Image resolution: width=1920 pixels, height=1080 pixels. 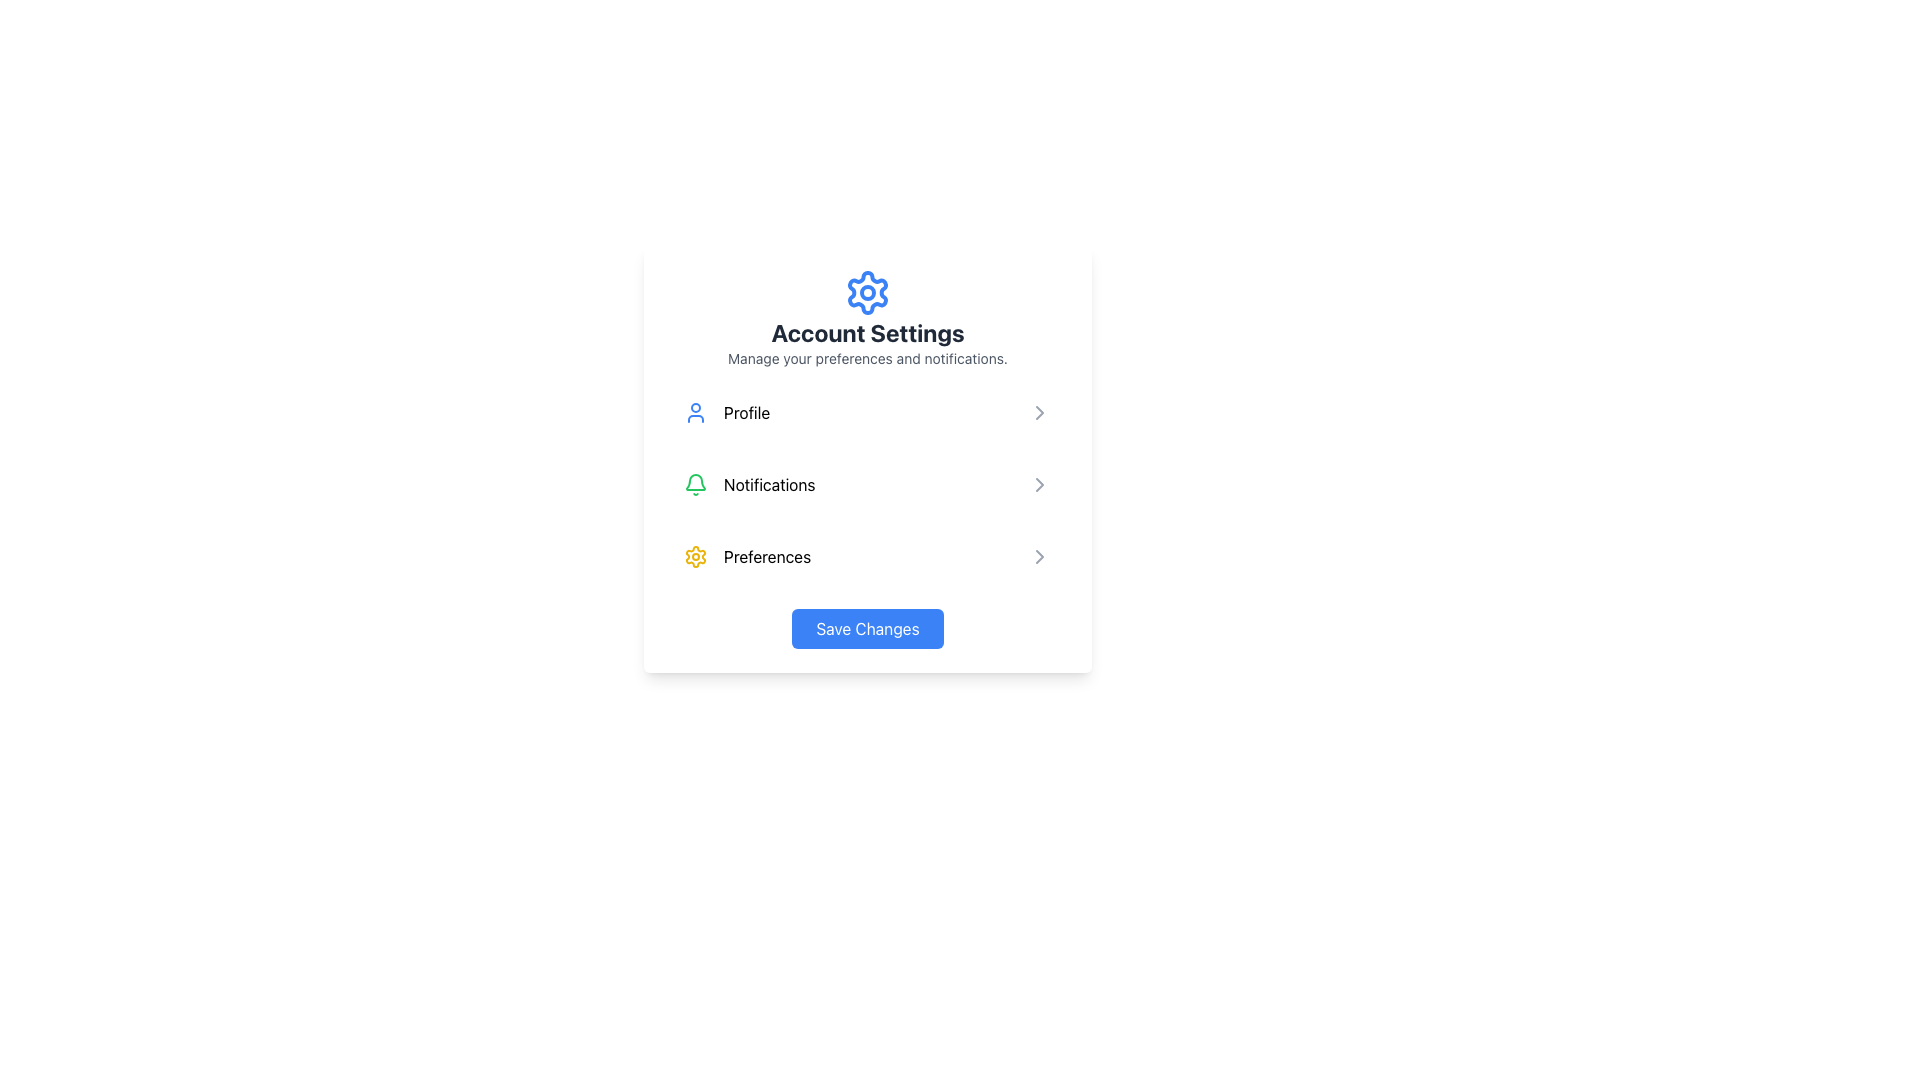 I want to click on the icon located on the far right of the 'Notifications' row, so click(x=1040, y=485).